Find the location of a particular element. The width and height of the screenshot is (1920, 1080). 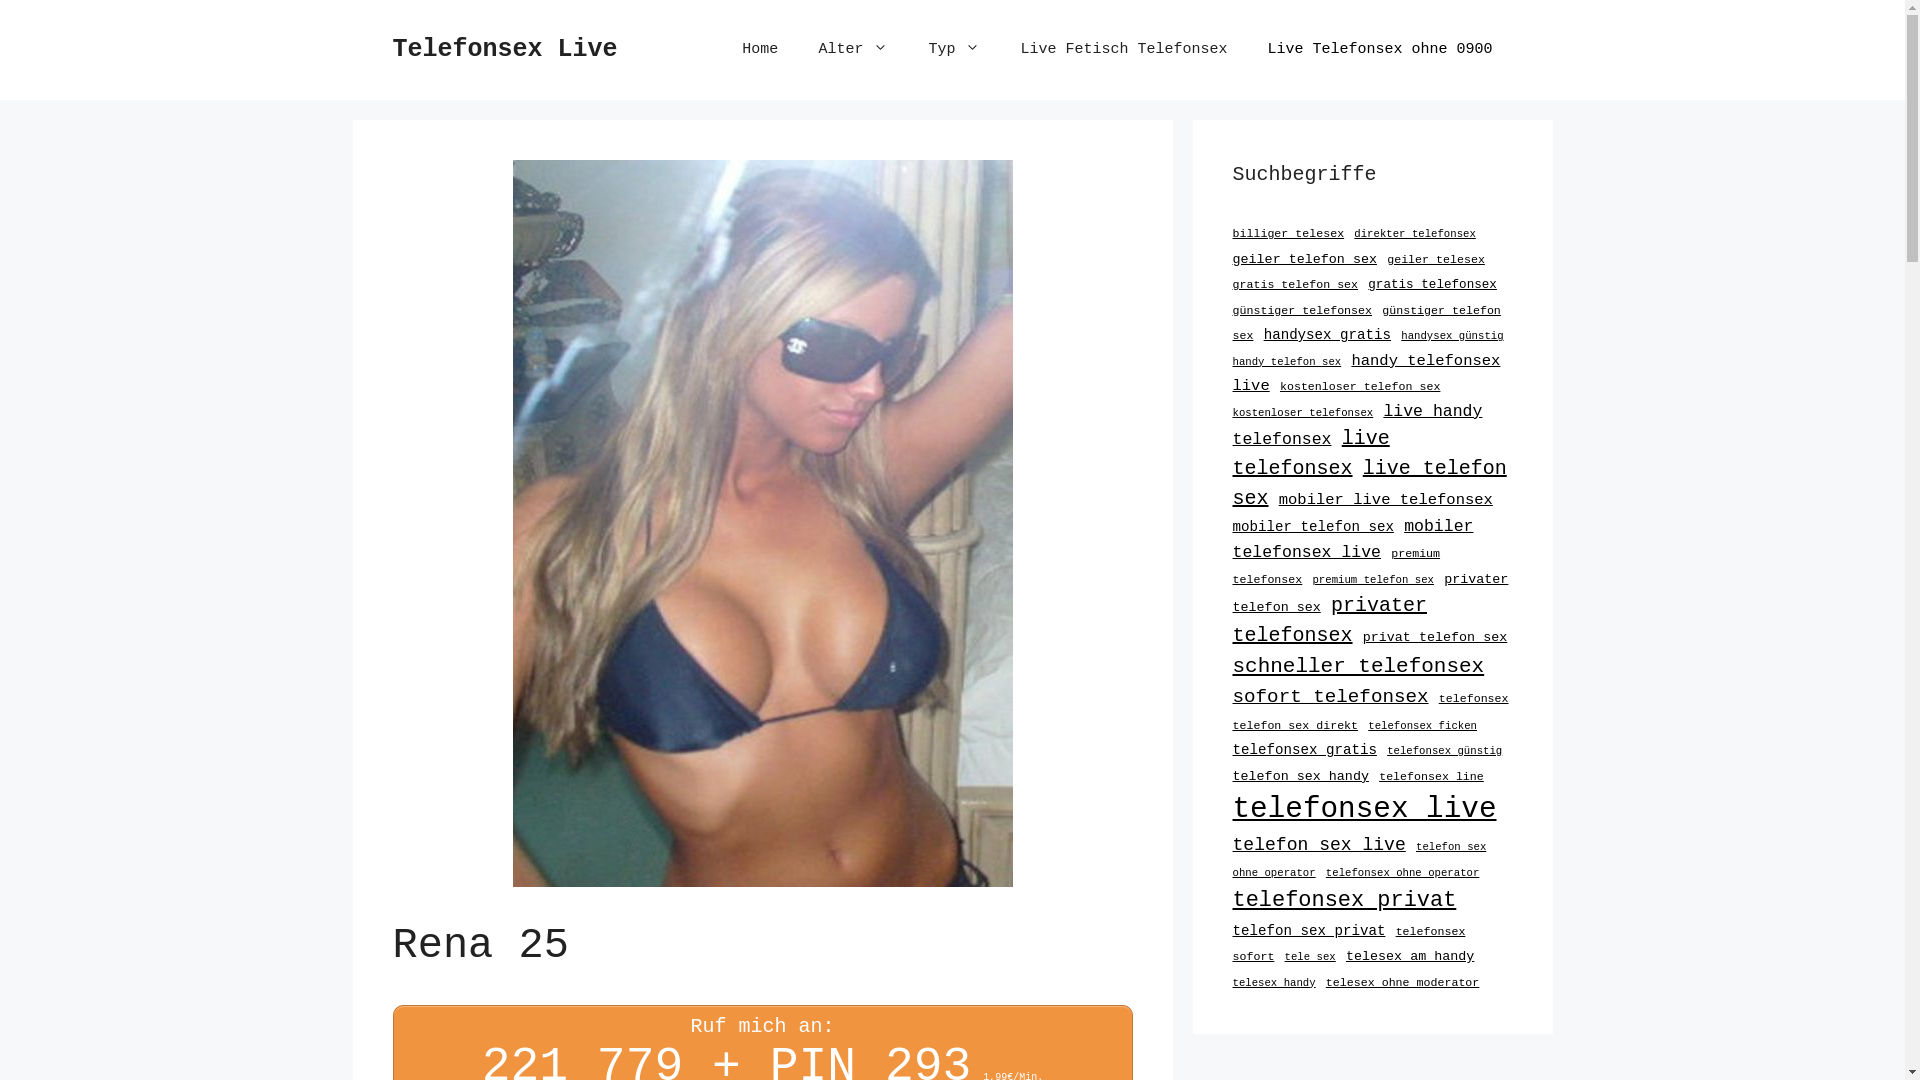

'premium telefonsex' is located at coordinates (1335, 566).